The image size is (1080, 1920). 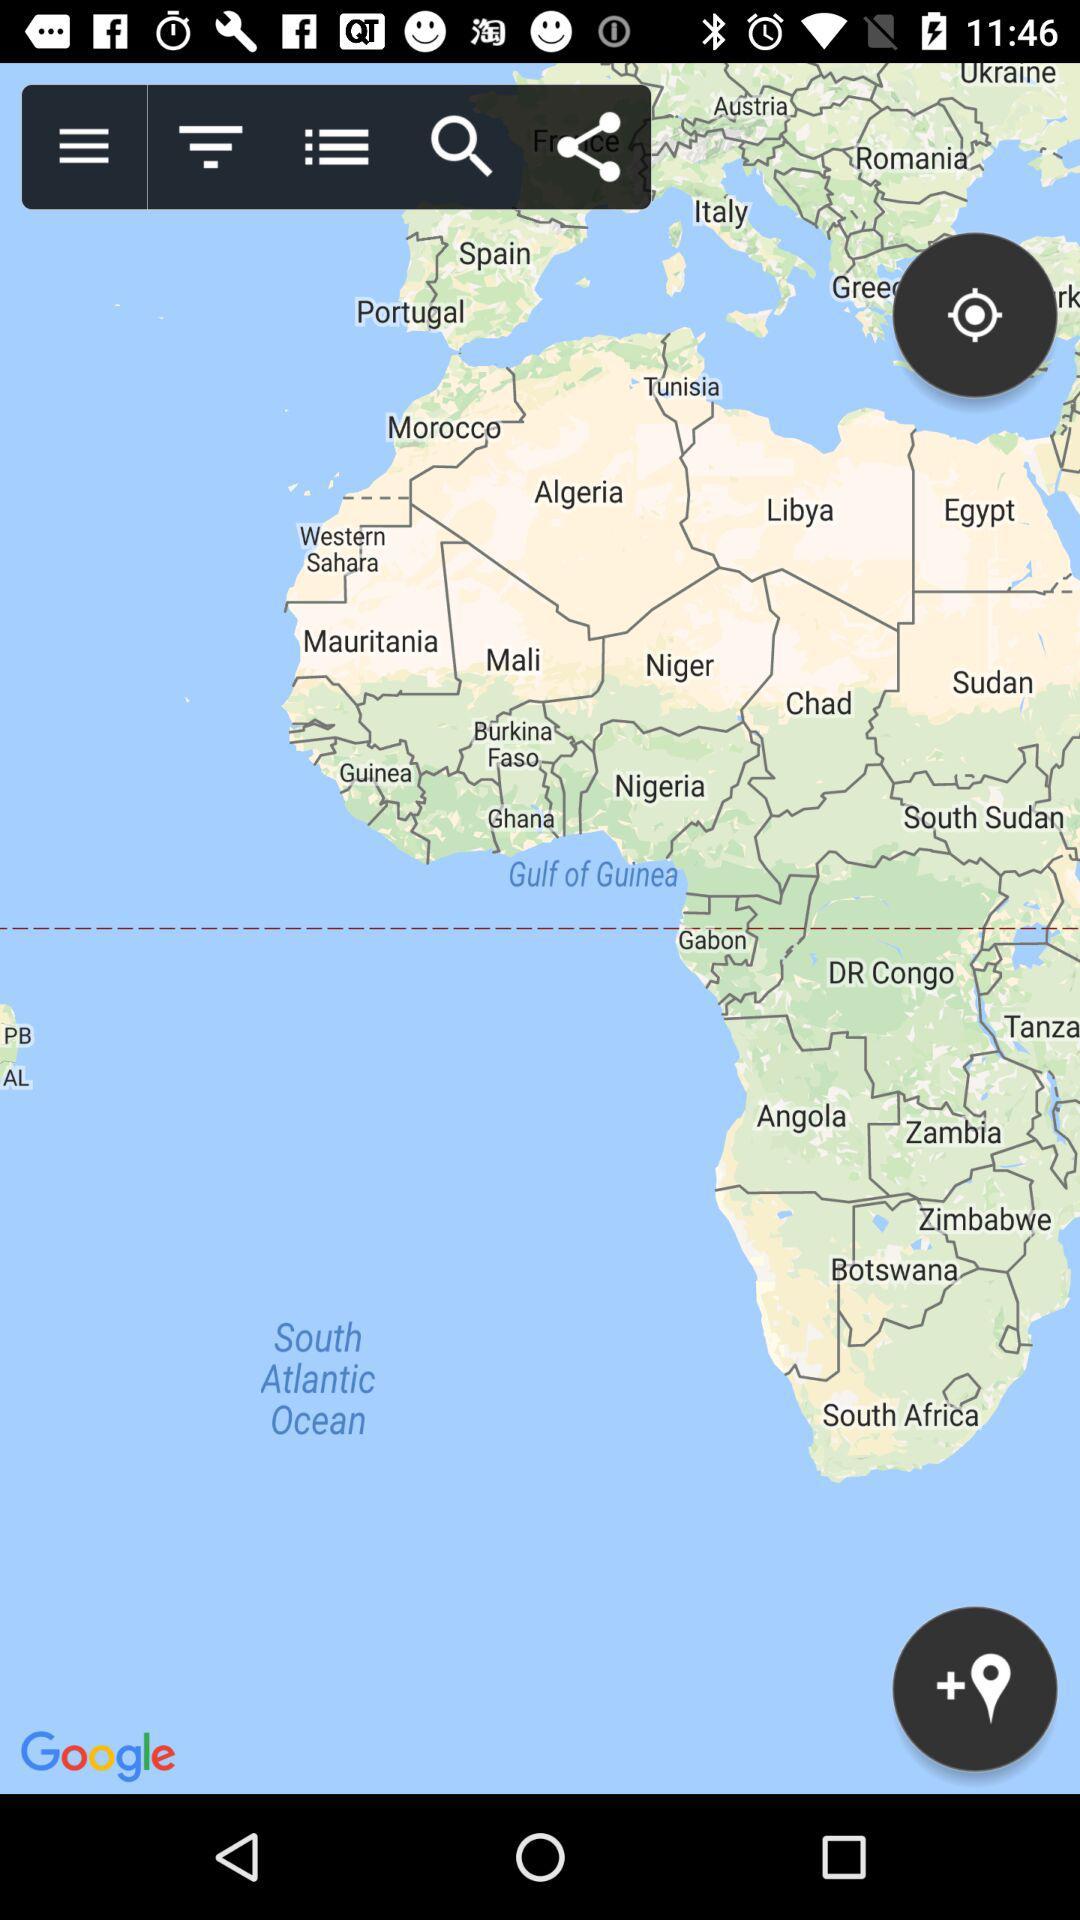 What do you see at coordinates (335, 146) in the screenshot?
I see `more options` at bounding box center [335, 146].